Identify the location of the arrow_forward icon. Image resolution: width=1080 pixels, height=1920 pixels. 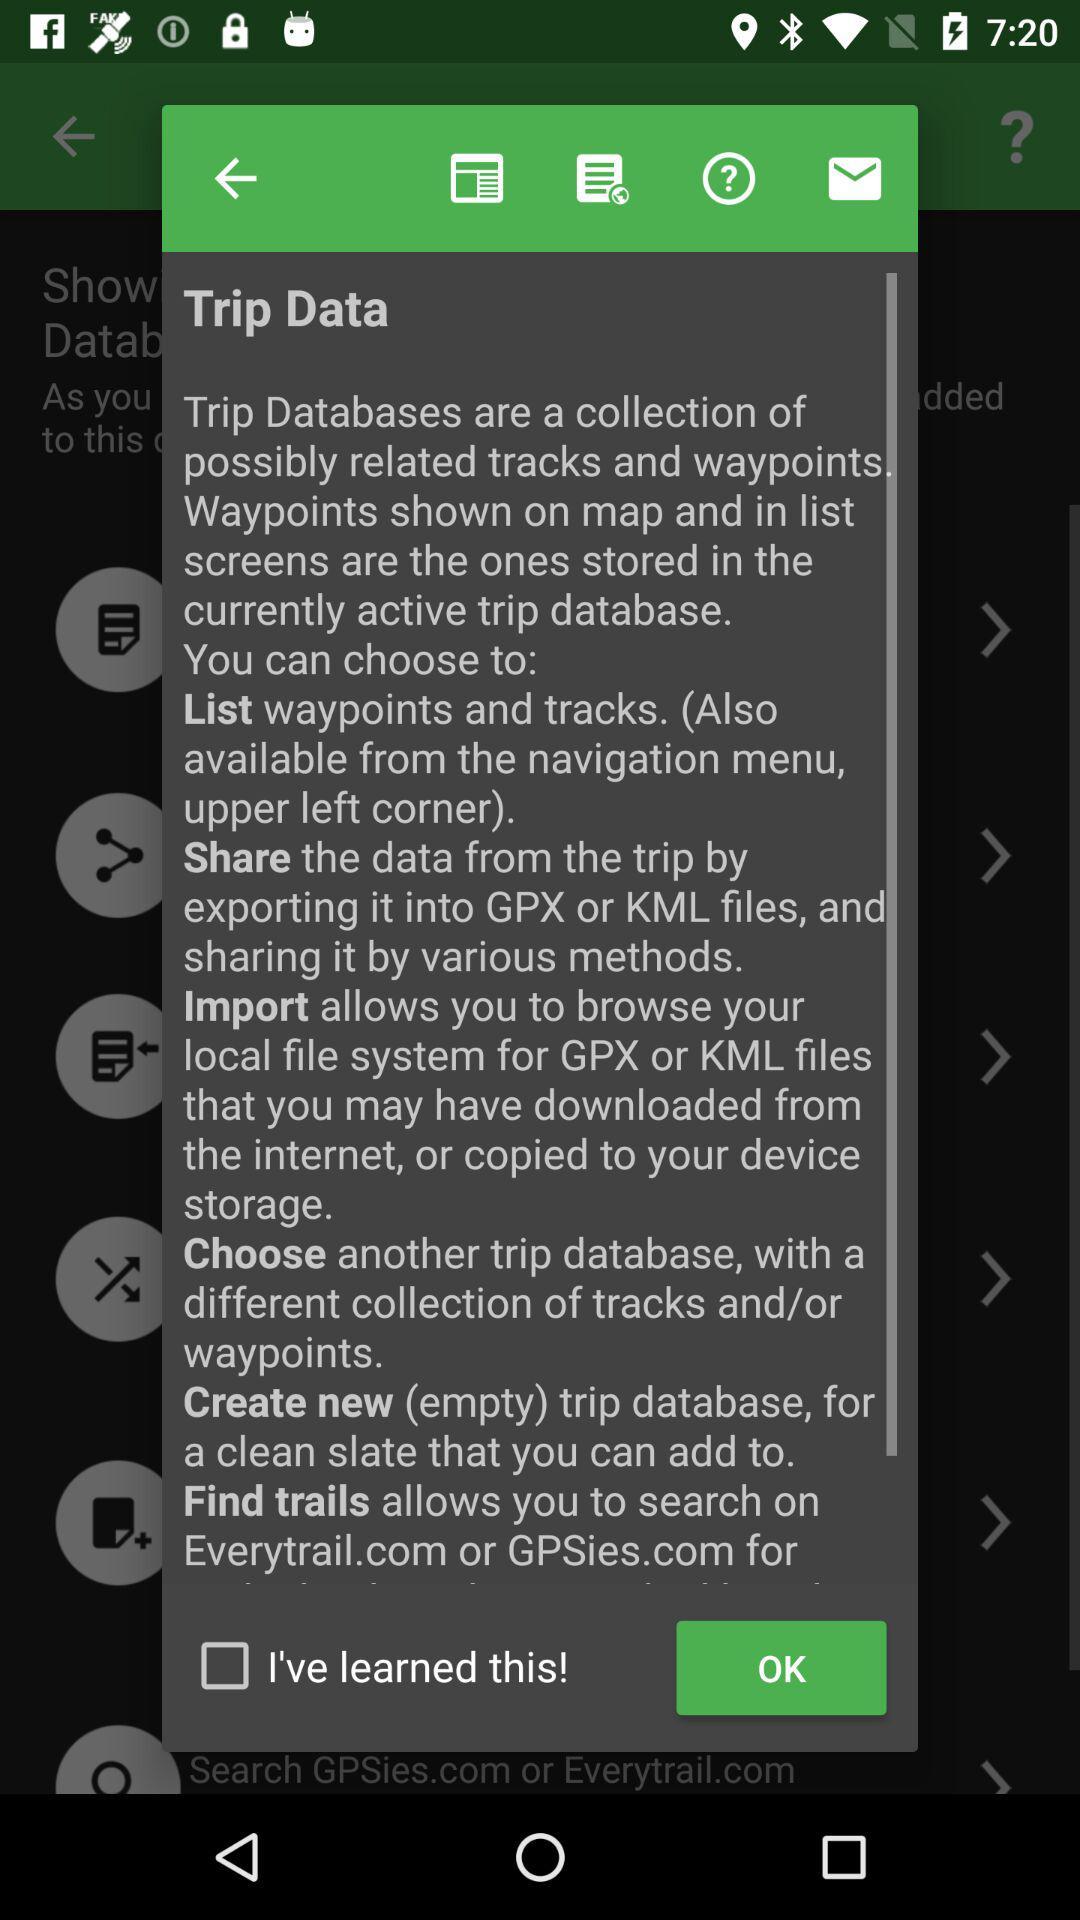
(998, 1061).